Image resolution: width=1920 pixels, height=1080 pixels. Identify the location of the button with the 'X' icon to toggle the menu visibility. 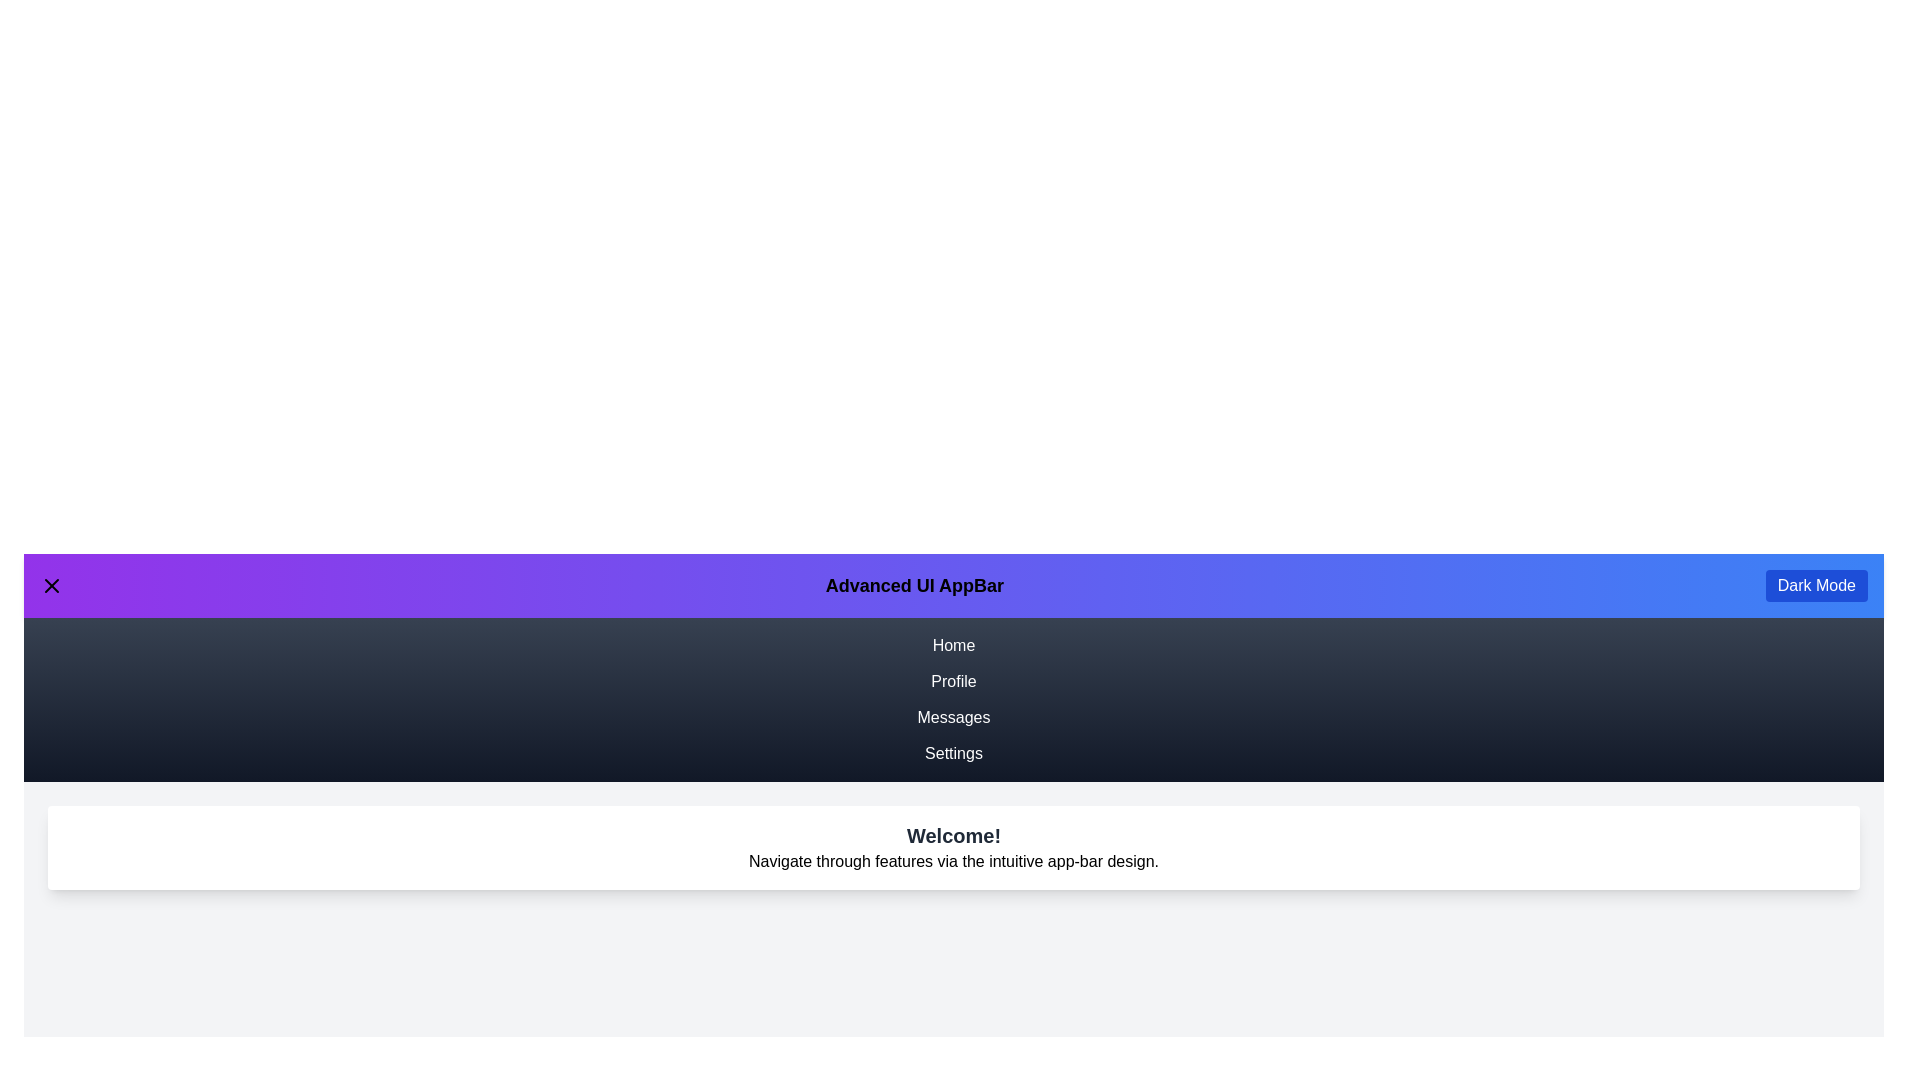
(52, 585).